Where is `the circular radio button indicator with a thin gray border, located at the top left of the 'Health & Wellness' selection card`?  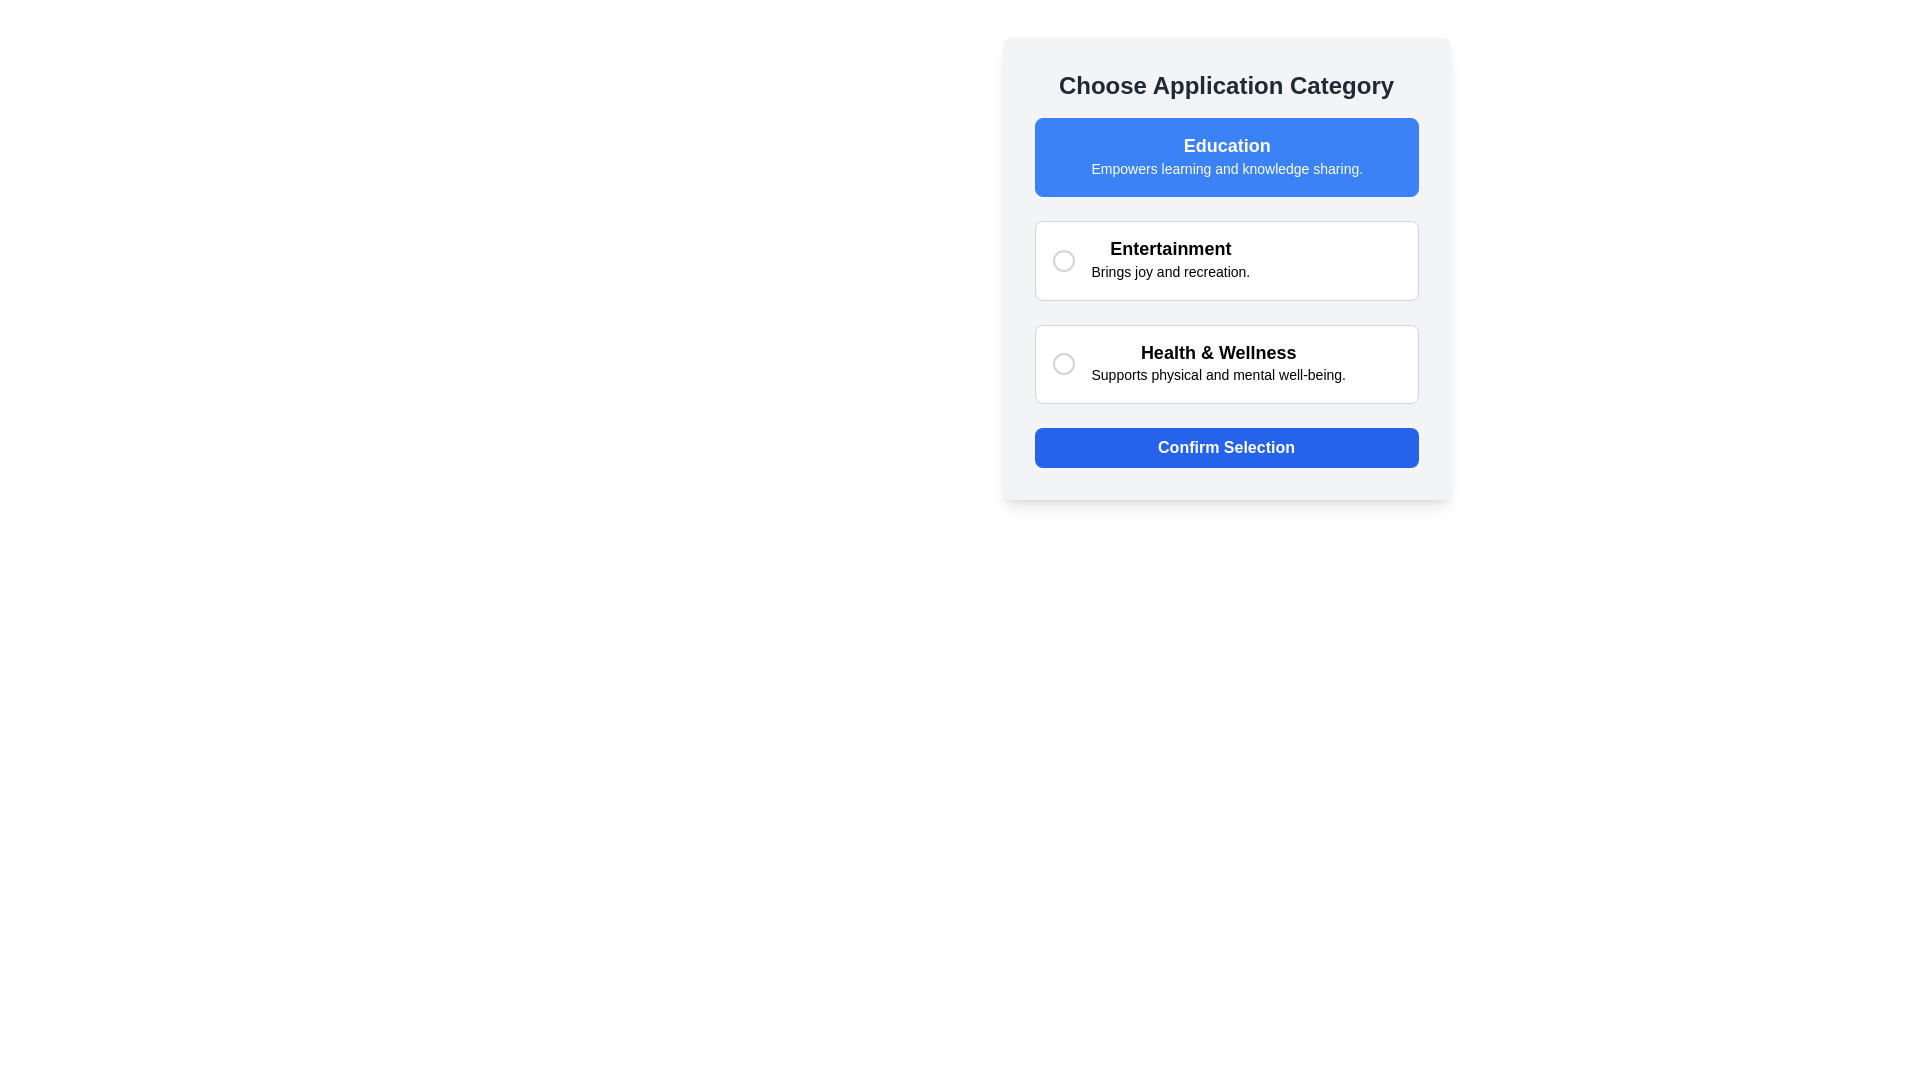
the circular radio button indicator with a thin gray border, located at the top left of the 'Health & Wellness' selection card is located at coordinates (1062, 364).